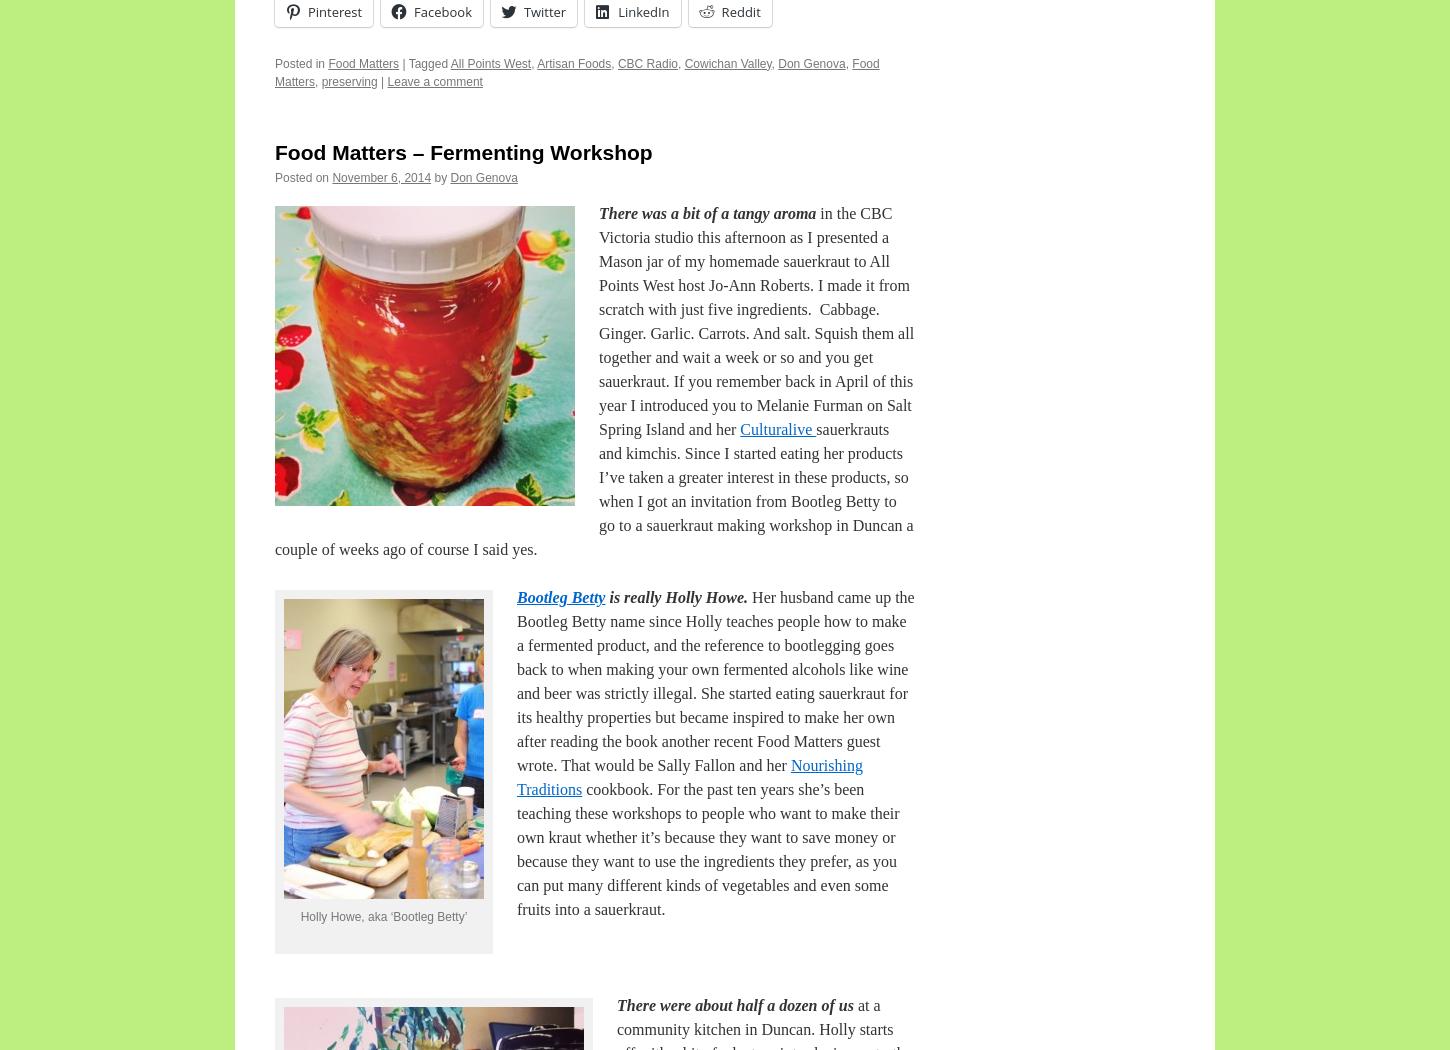  Describe the element at coordinates (740, 11) in the screenshot. I see `'Reddit'` at that location.